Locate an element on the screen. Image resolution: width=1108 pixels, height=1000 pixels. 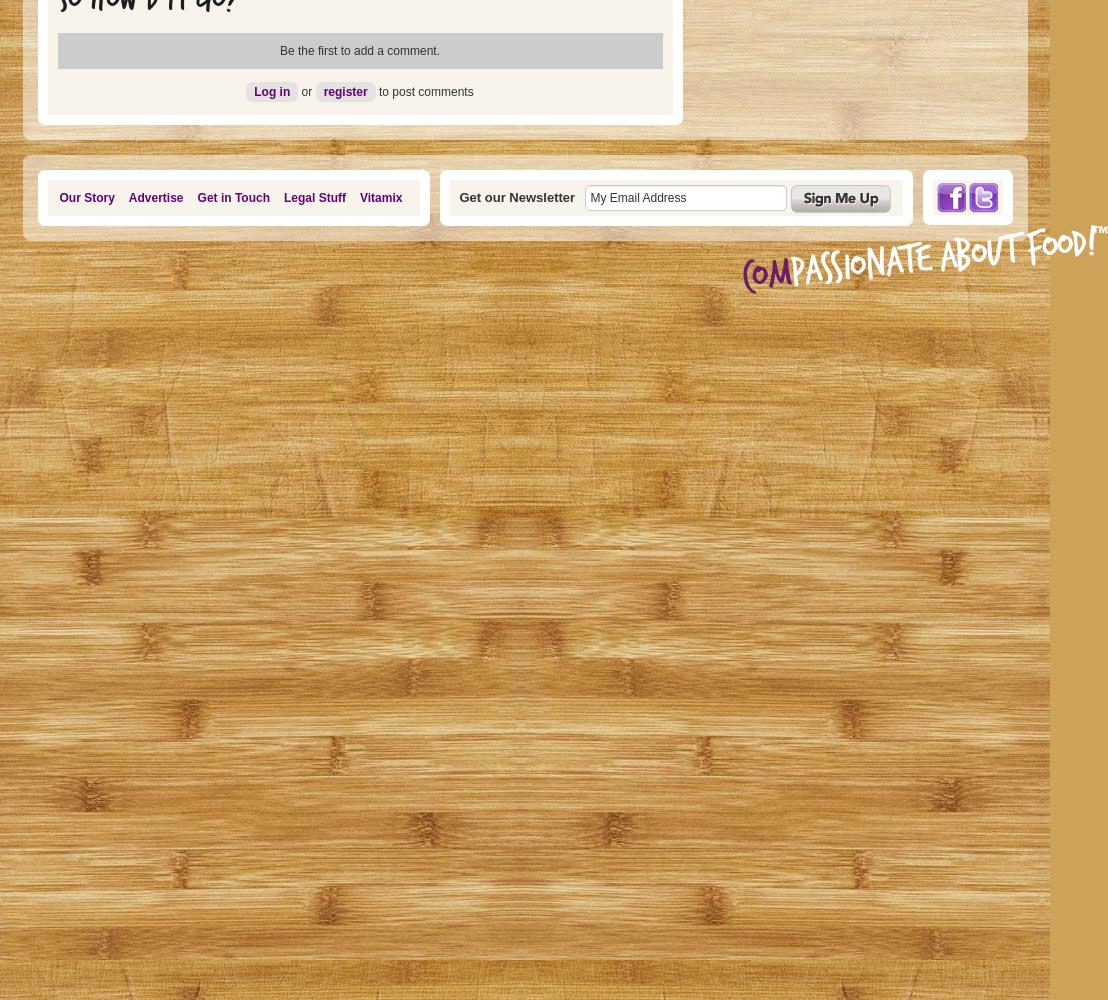
'Log in' is located at coordinates (271, 91).